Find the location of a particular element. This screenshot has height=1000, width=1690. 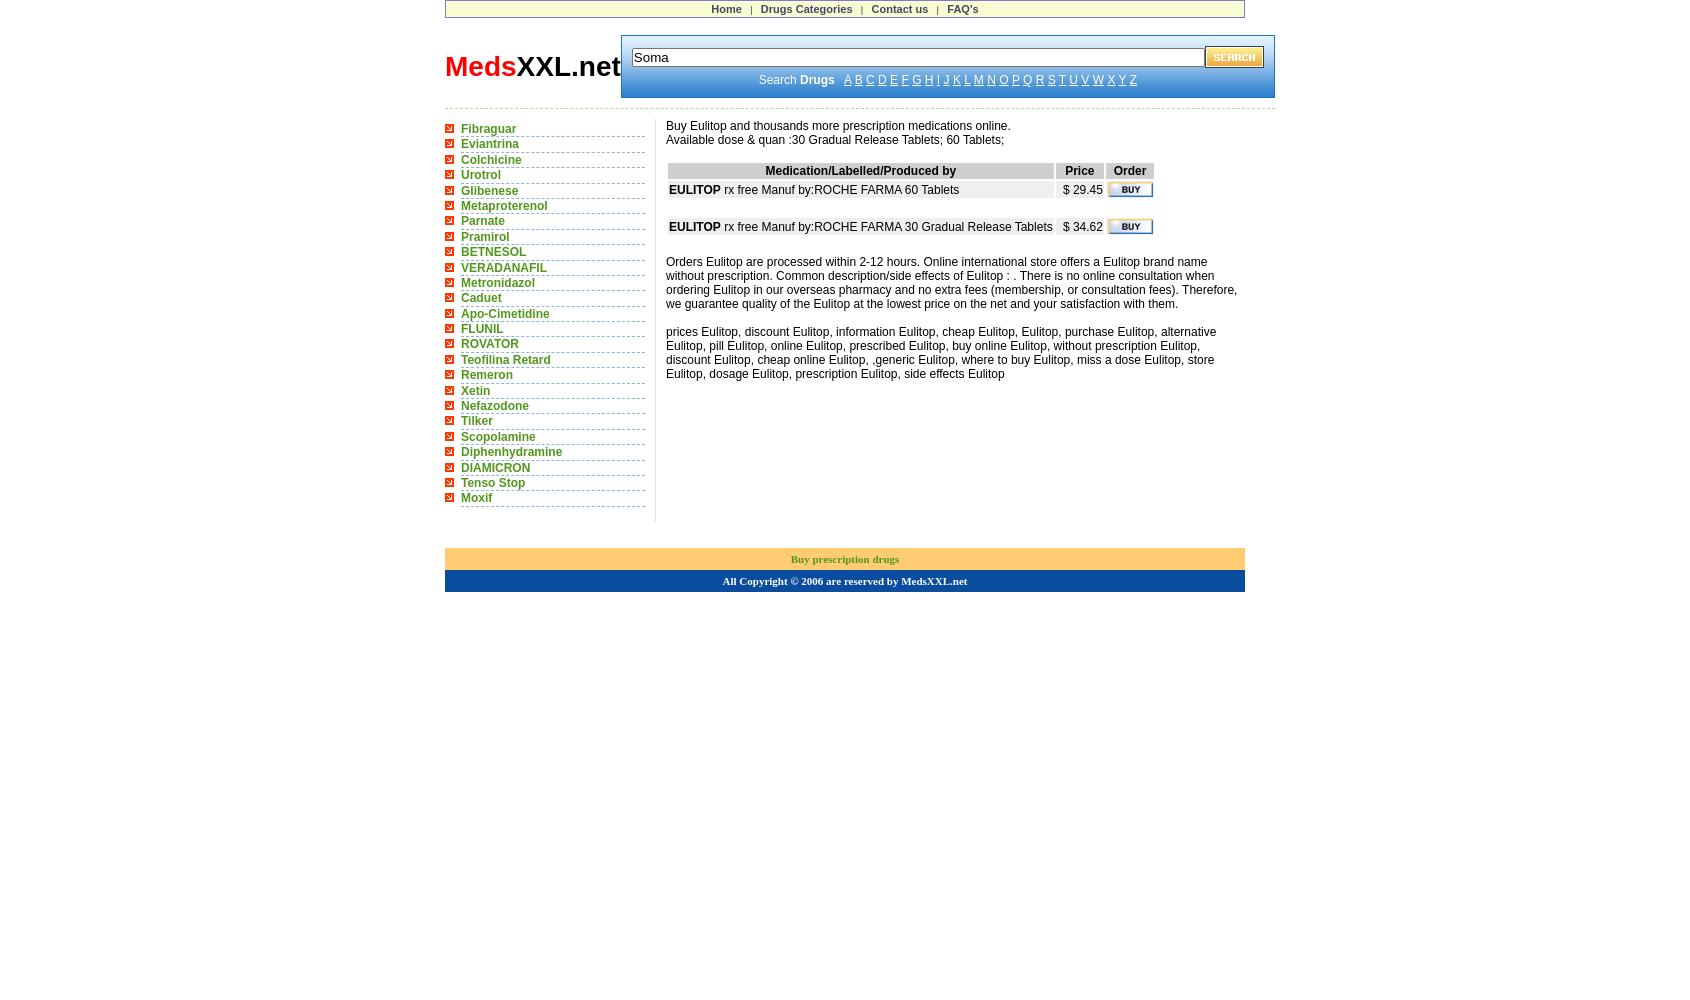

'C' is located at coordinates (869, 79).